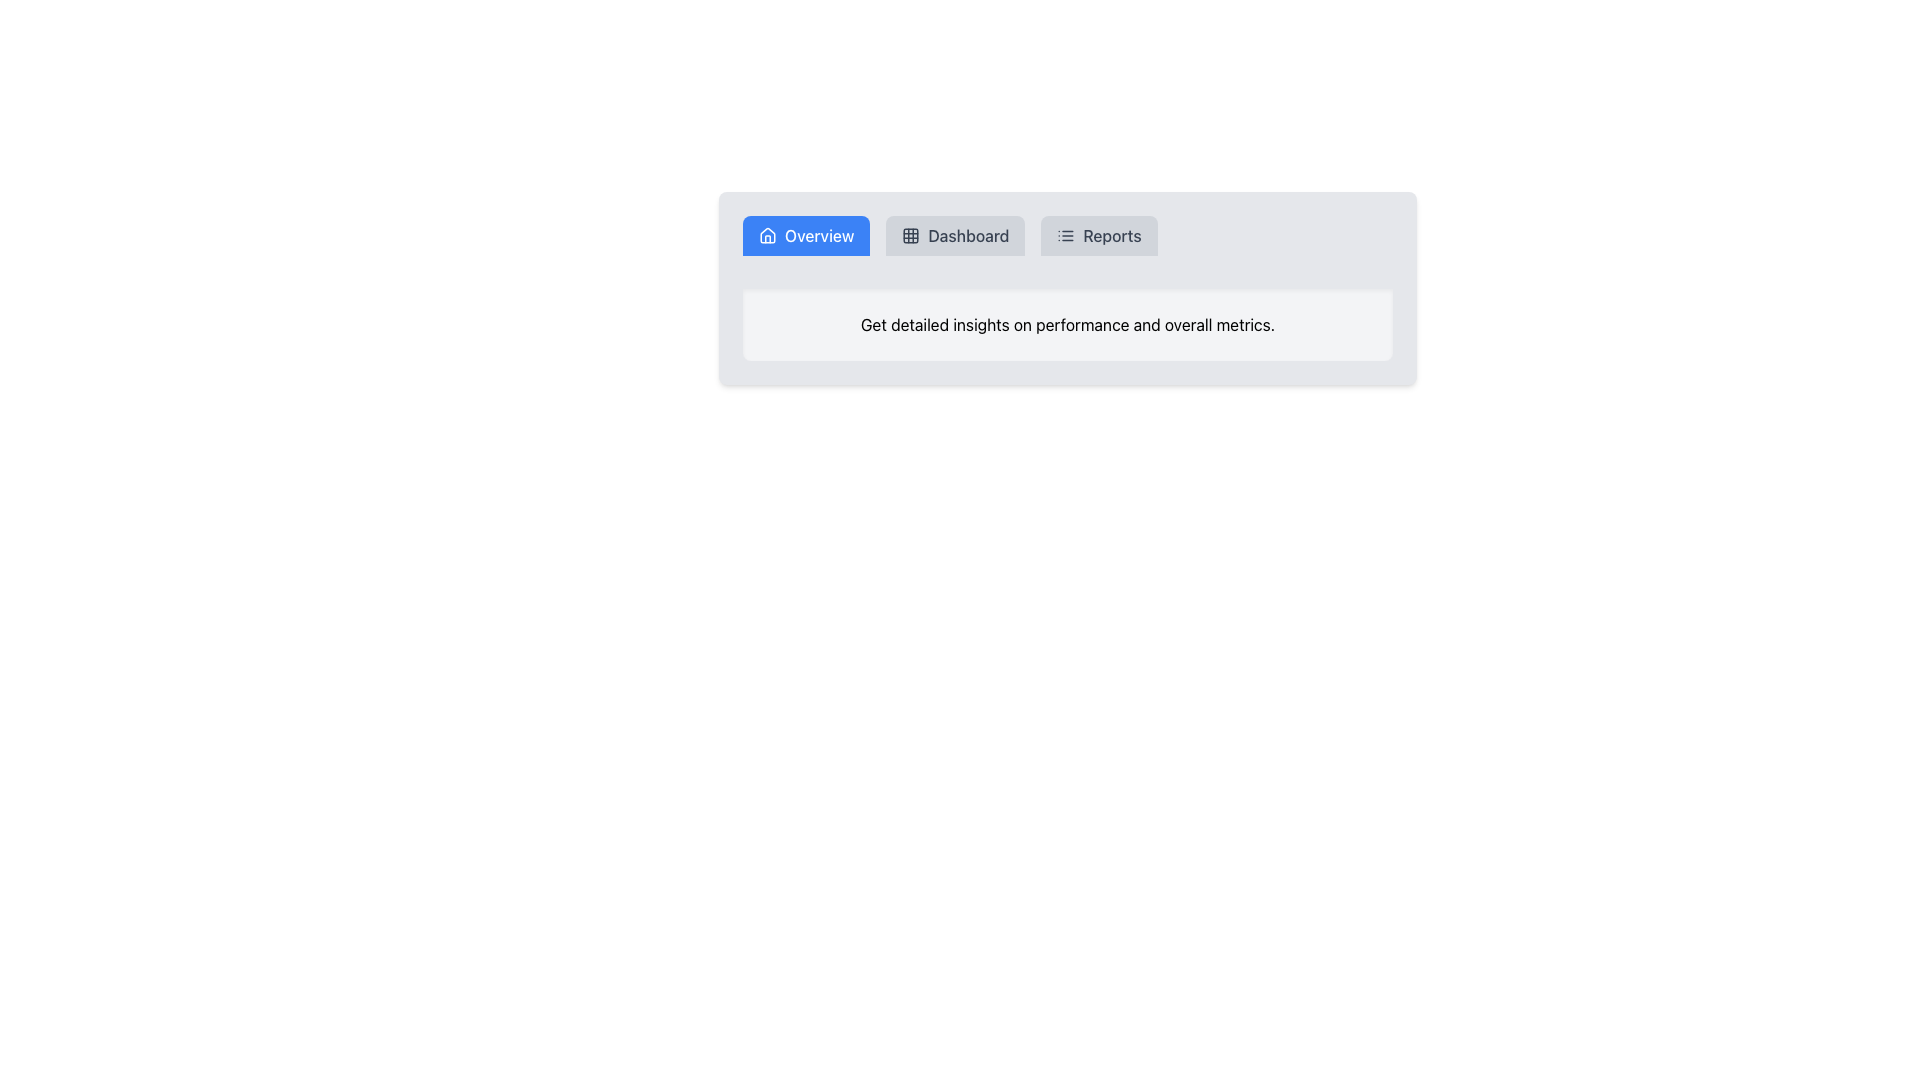  I want to click on the second tab item in the horizontal navigation bar, so click(954, 234).